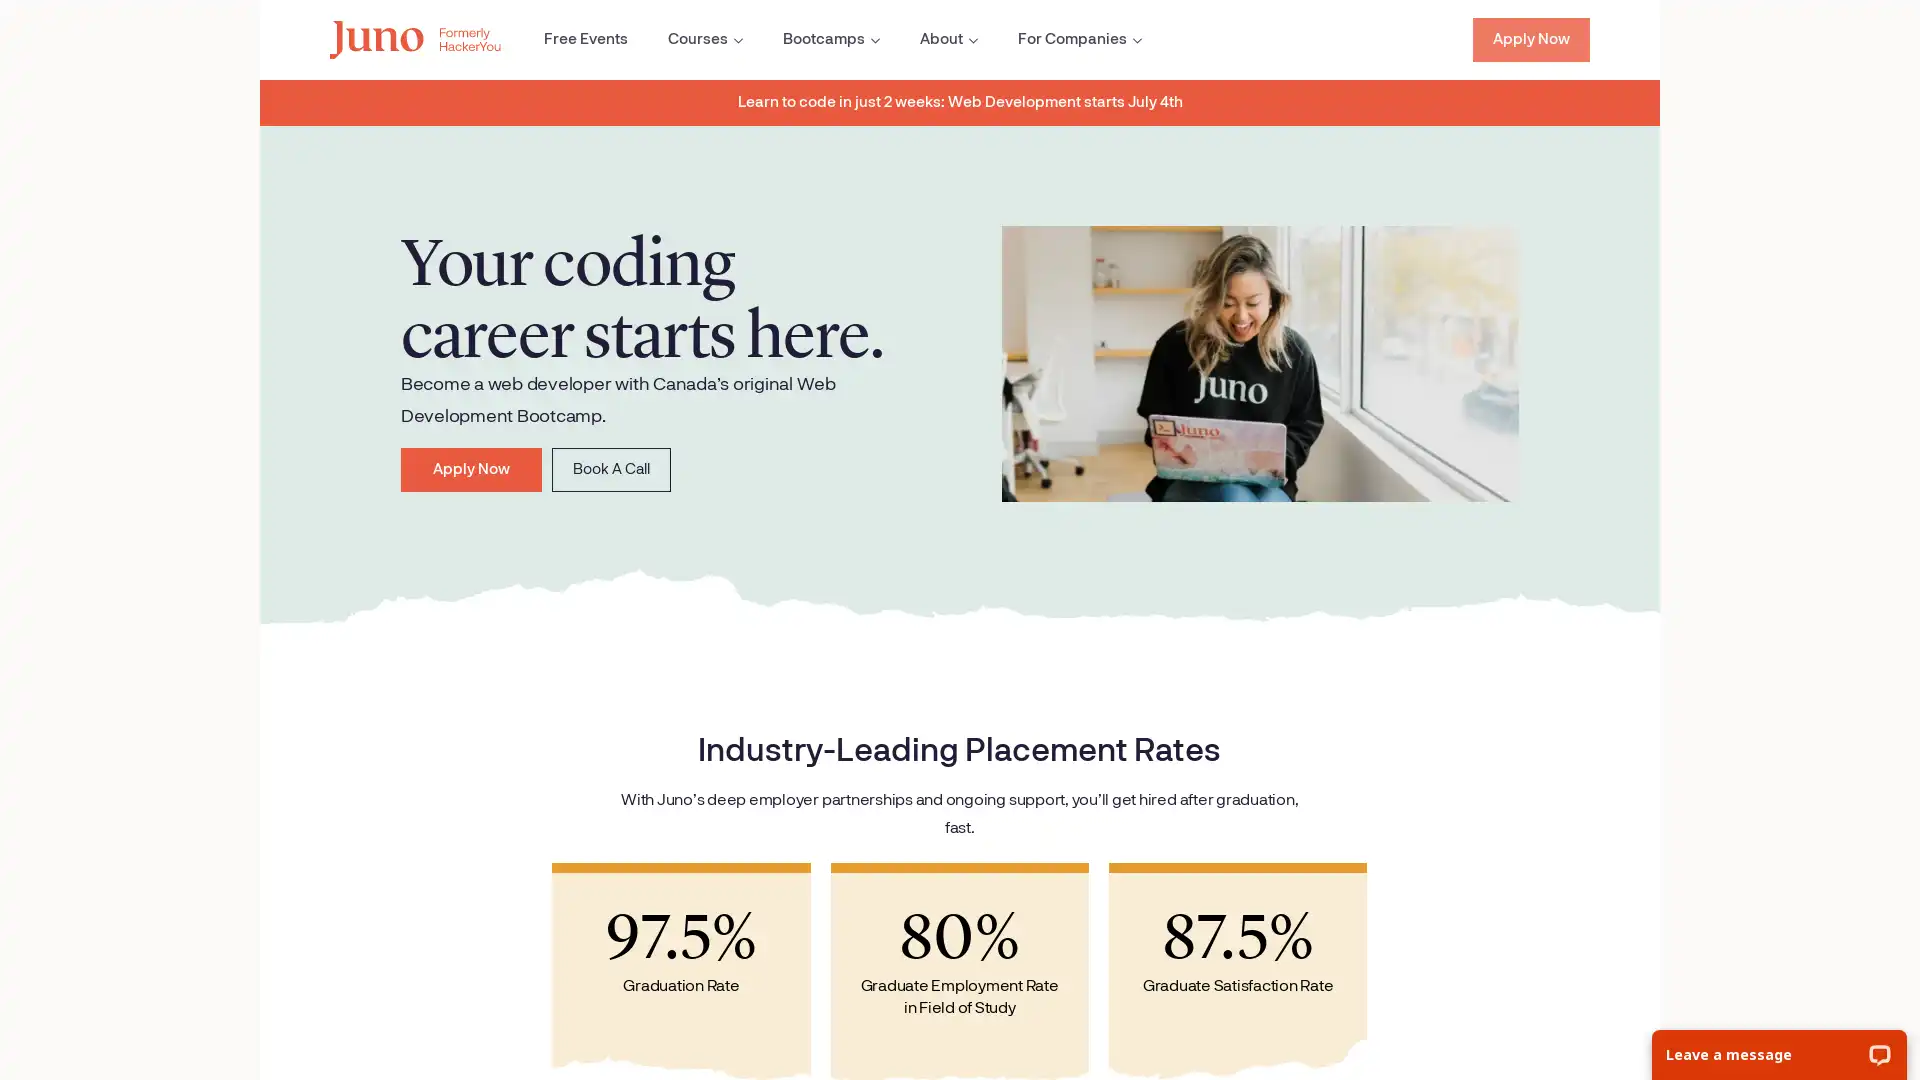 The width and height of the screenshot is (1920, 1080). I want to click on Open the About sub menu., so click(930, 39).